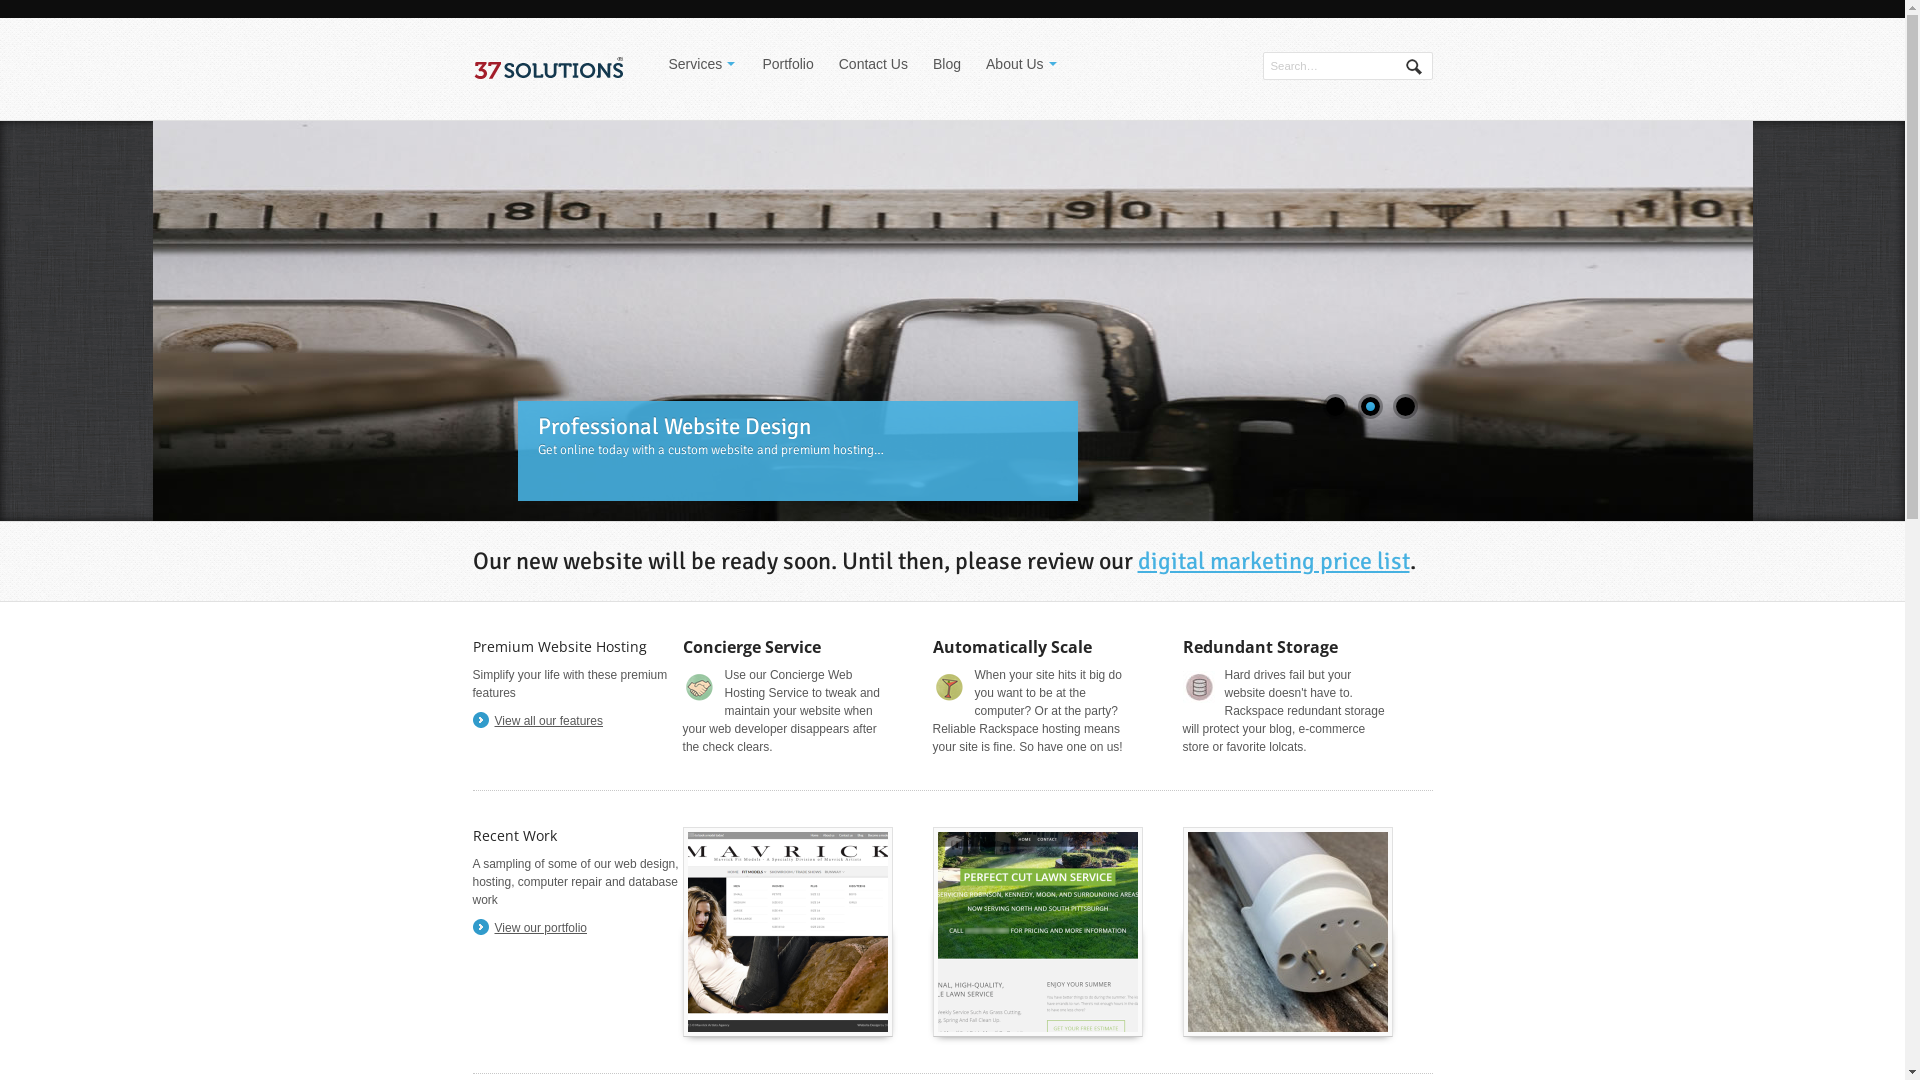 This screenshot has height=1080, width=1920. I want to click on 'Web Hosting, Design, and Management', so click(547, 68).